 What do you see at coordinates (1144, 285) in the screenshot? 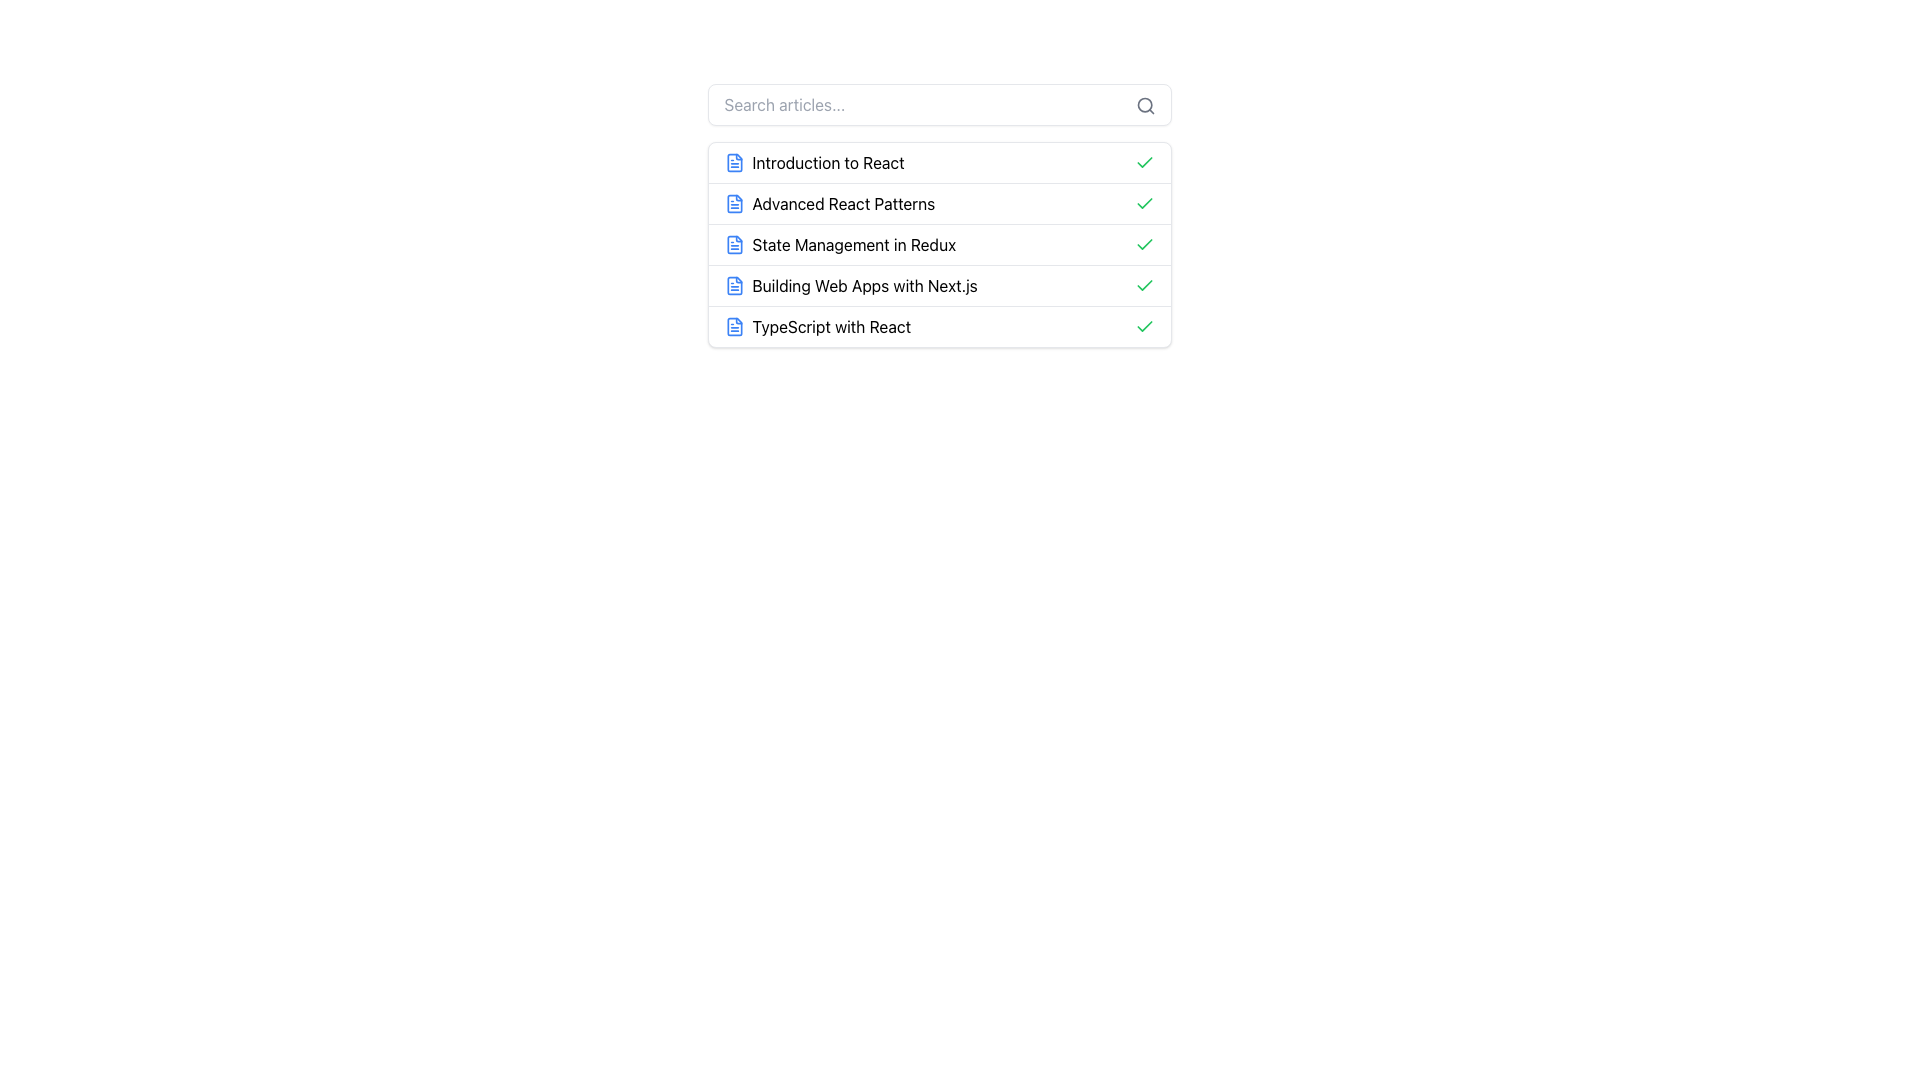
I see `the green checkmark icon located on the far right of the row labeled 'Building Web Apps with Next.js'` at bounding box center [1144, 285].